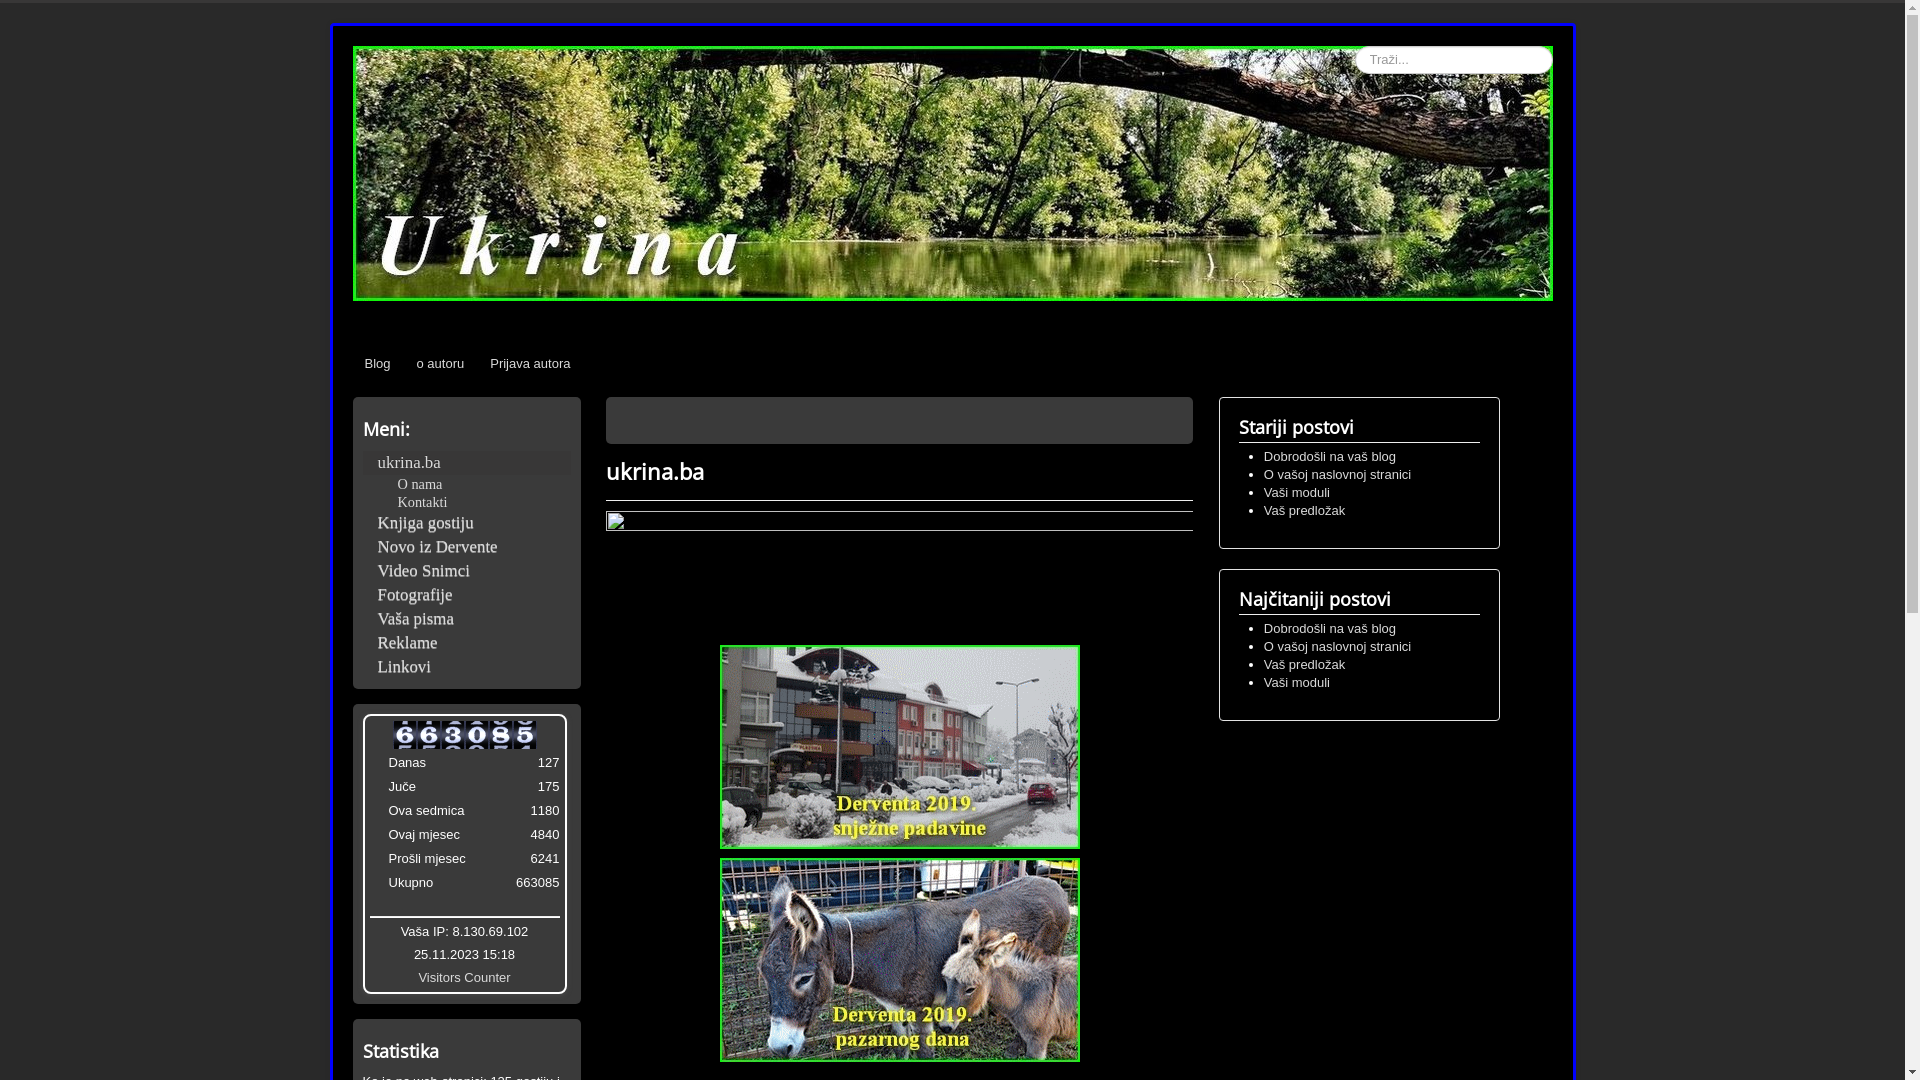  Describe the element at coordinates (377, 860) in the screenshot. I see `'2023-10-01'` at that location.